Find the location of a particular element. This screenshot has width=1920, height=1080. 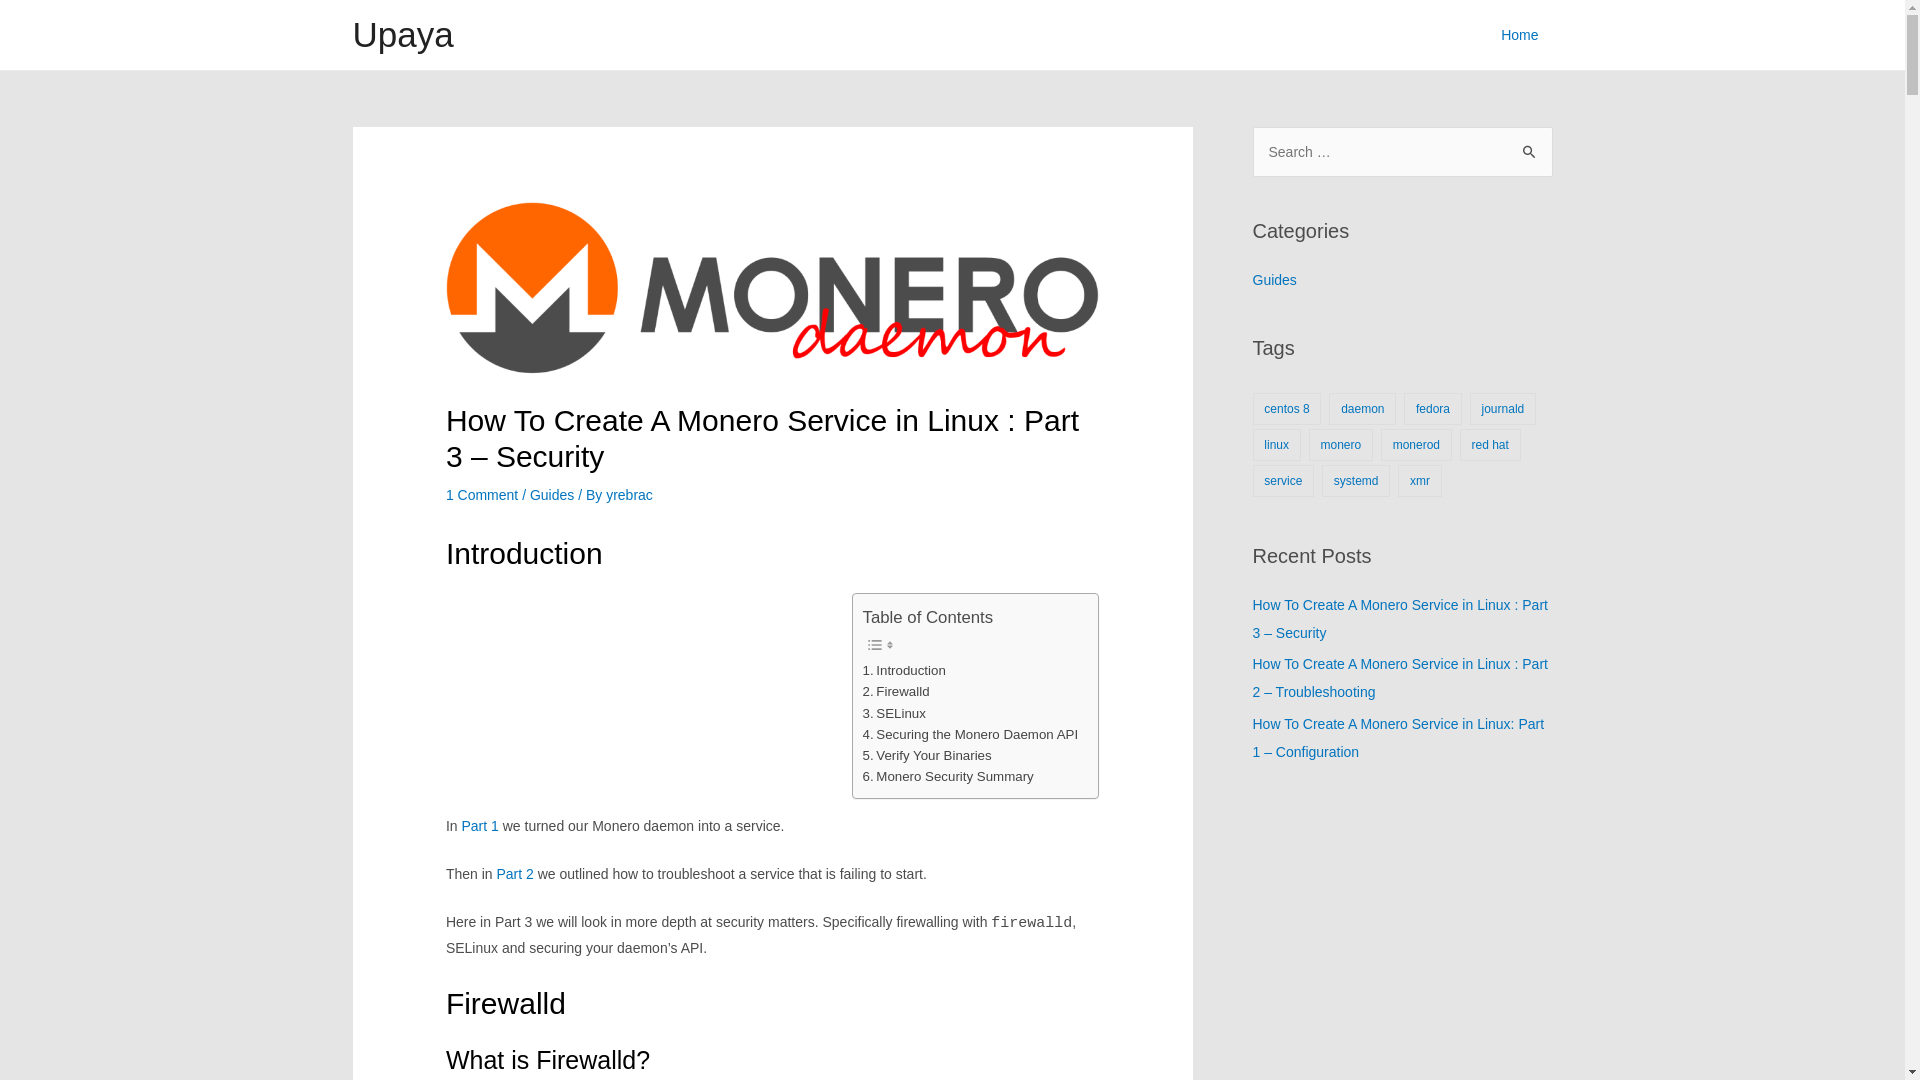

'fedora' is located at coordinates (1432, 407).